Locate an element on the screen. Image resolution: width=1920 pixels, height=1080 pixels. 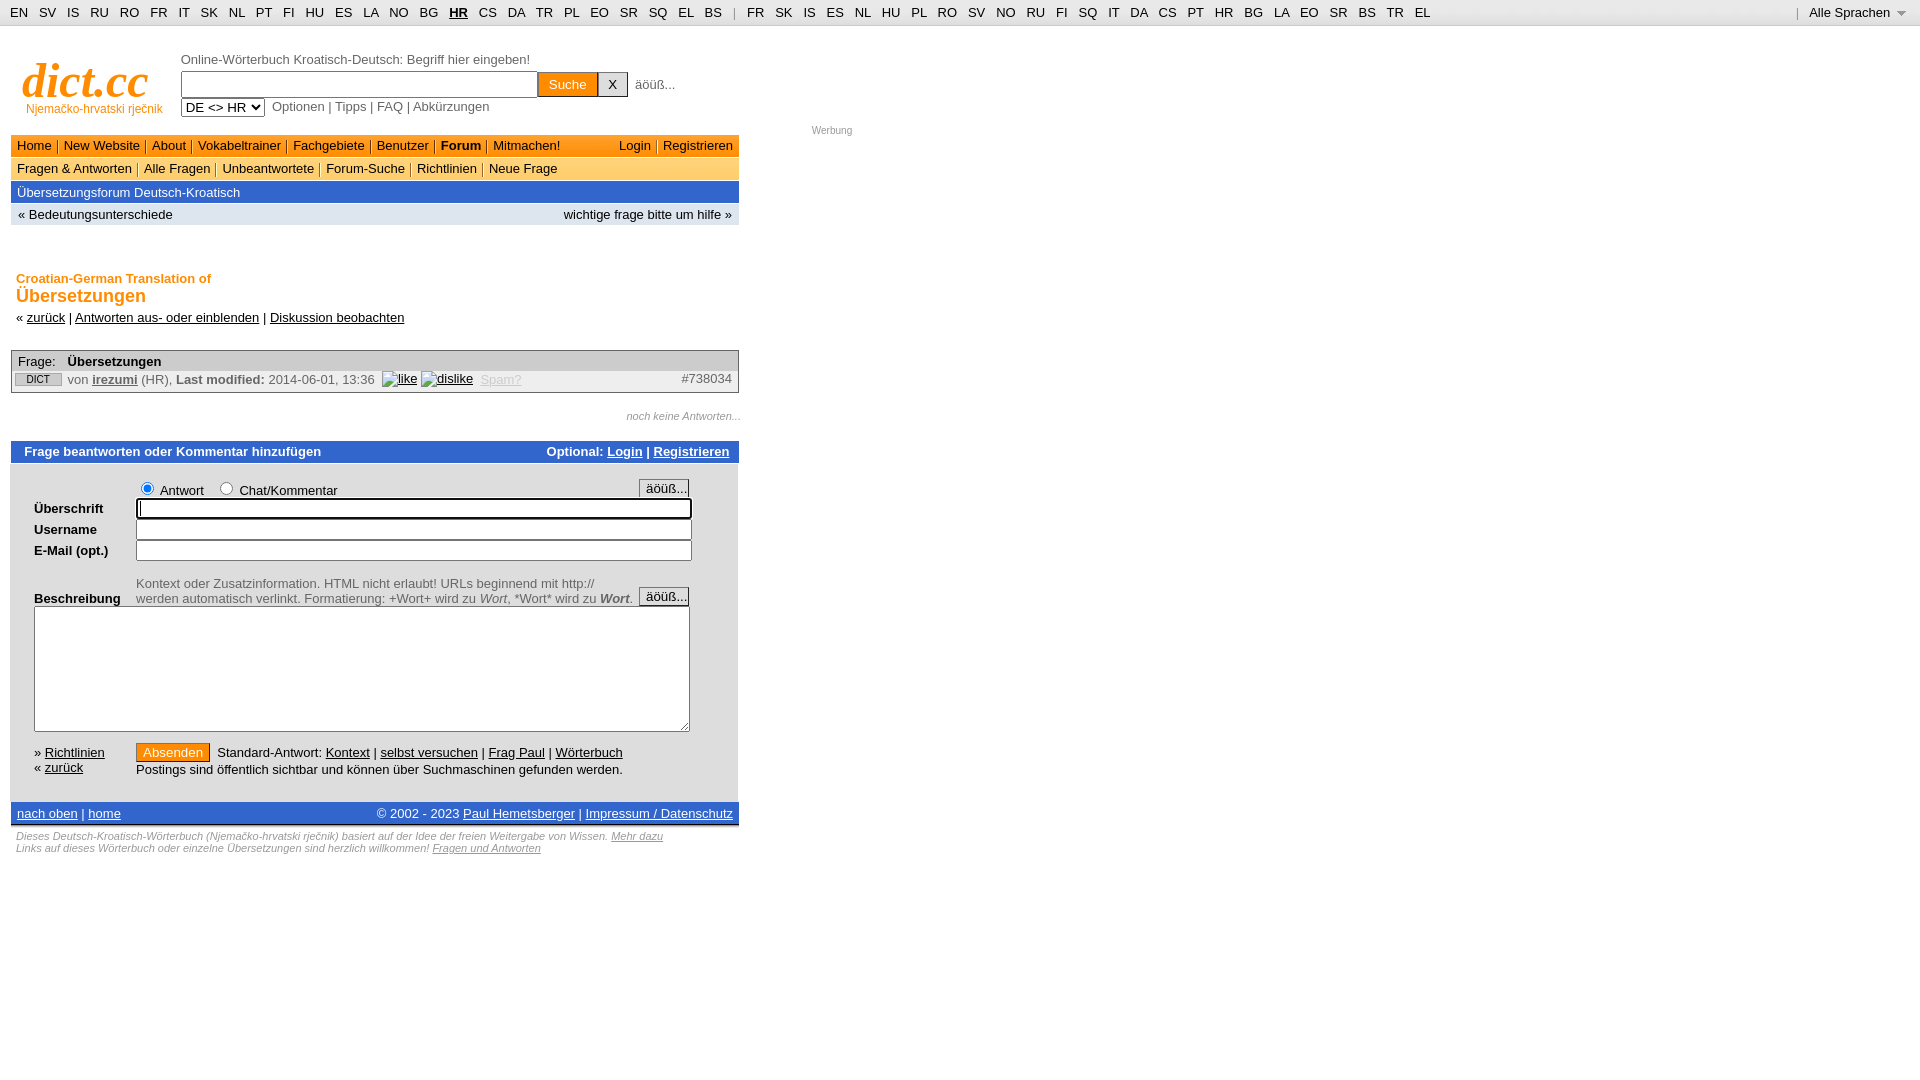
'CS' is located at coordinates (488, 12).